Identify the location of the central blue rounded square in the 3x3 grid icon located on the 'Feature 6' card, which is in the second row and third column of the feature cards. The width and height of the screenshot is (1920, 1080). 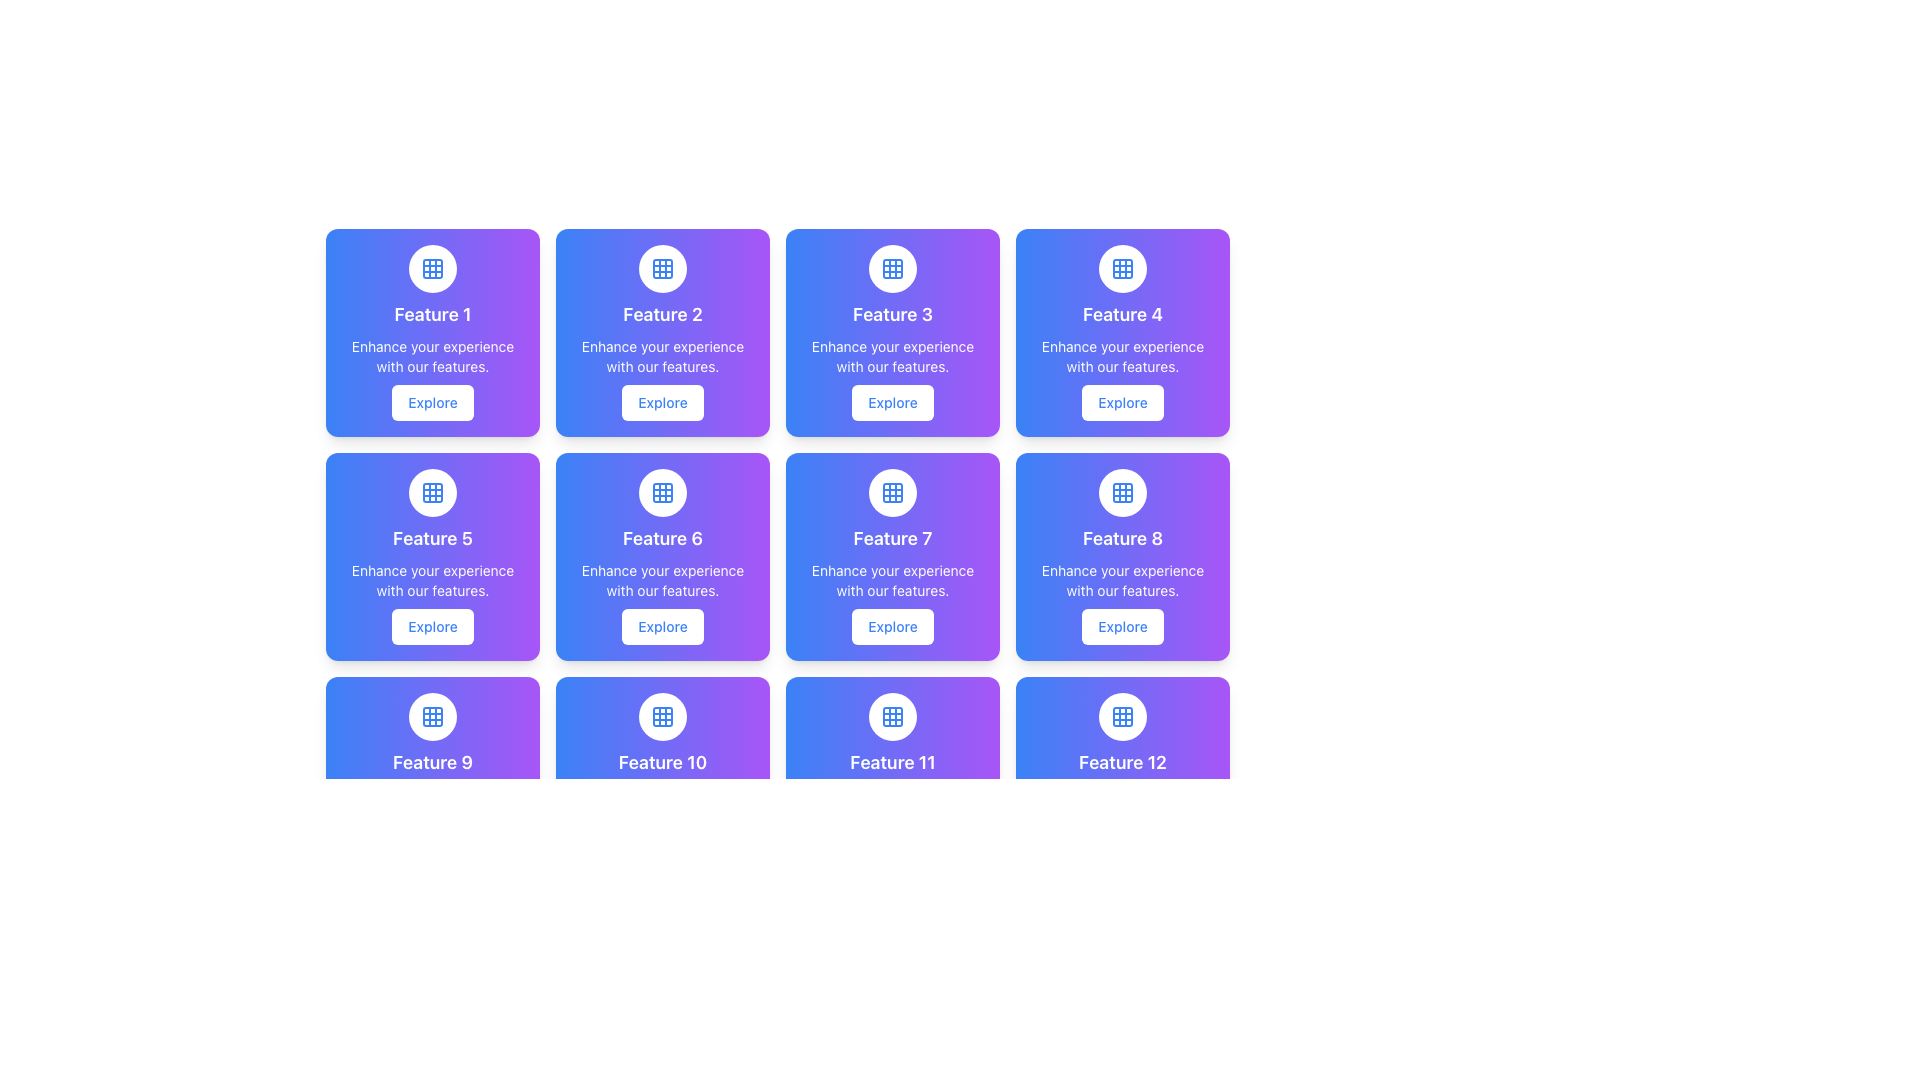
(662, 493).